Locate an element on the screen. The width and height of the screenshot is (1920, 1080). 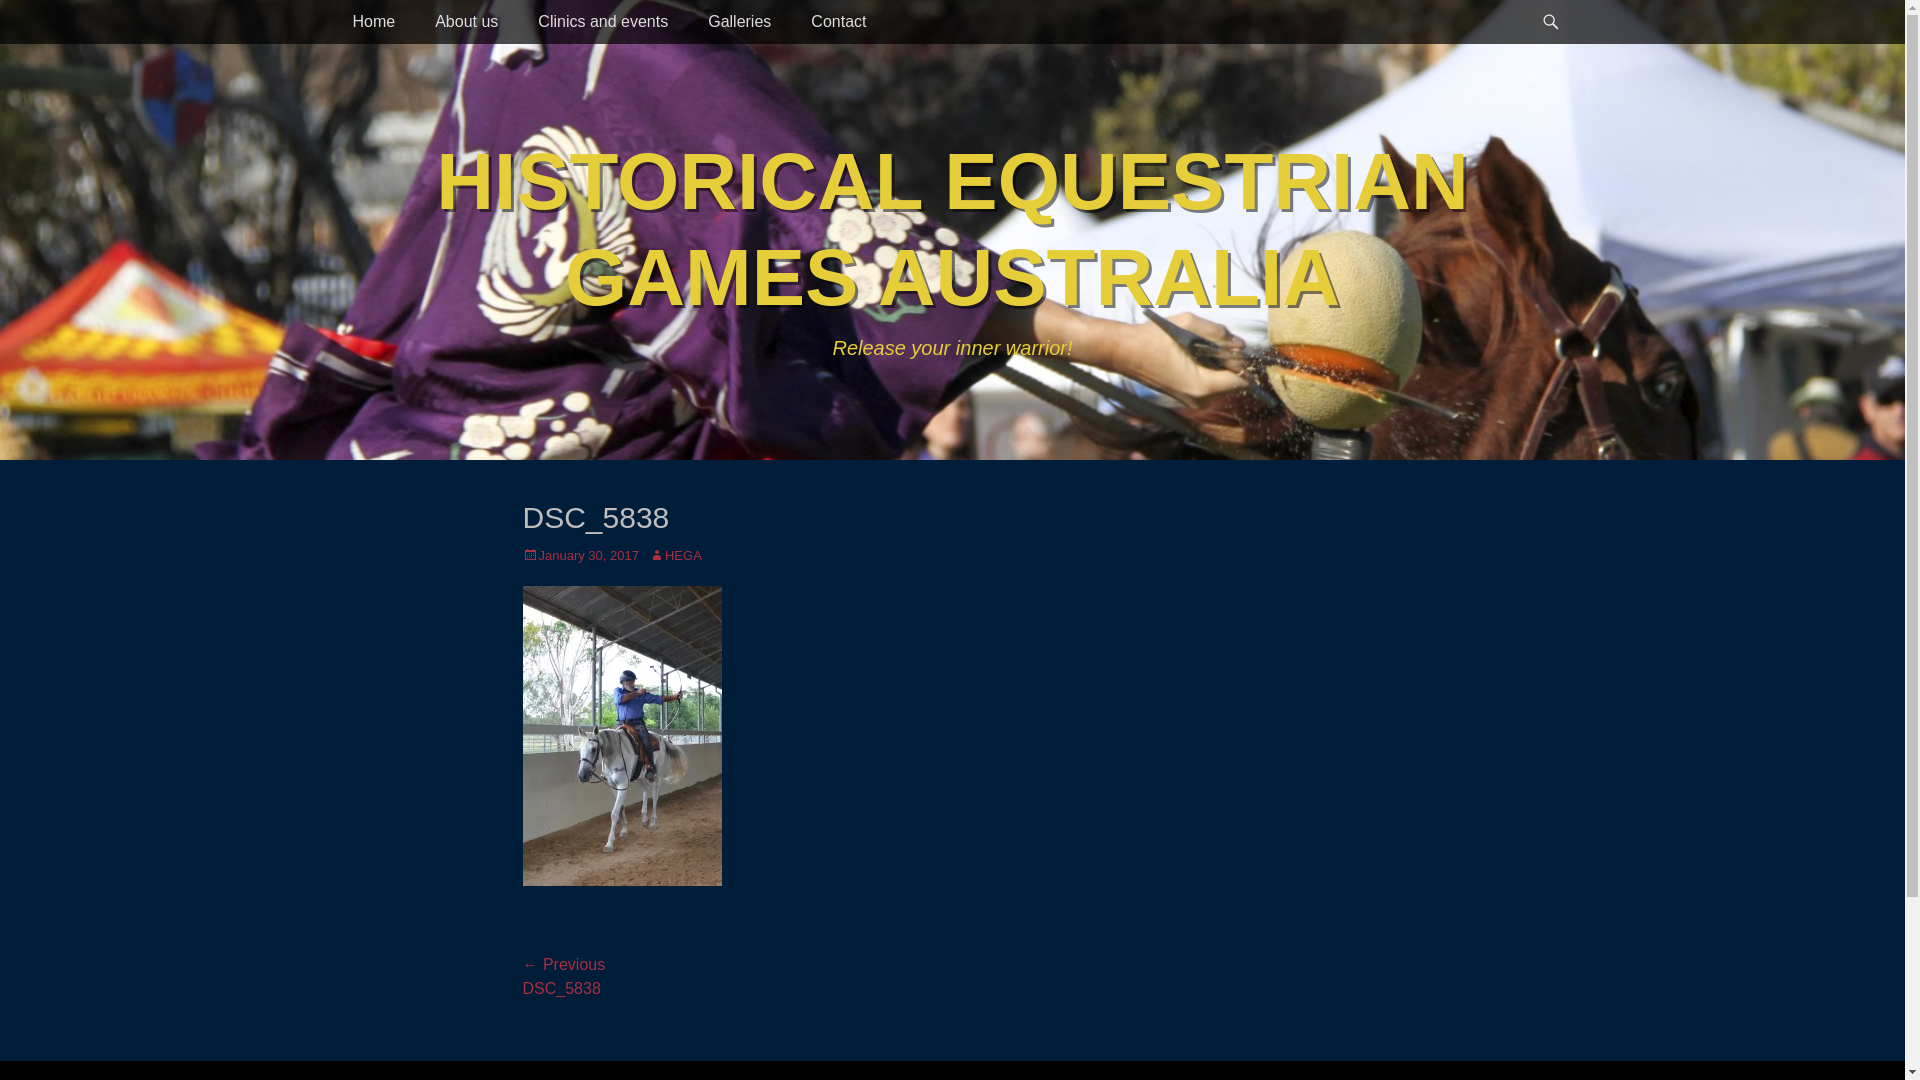
'About us' is located at coordinates (413, 22).